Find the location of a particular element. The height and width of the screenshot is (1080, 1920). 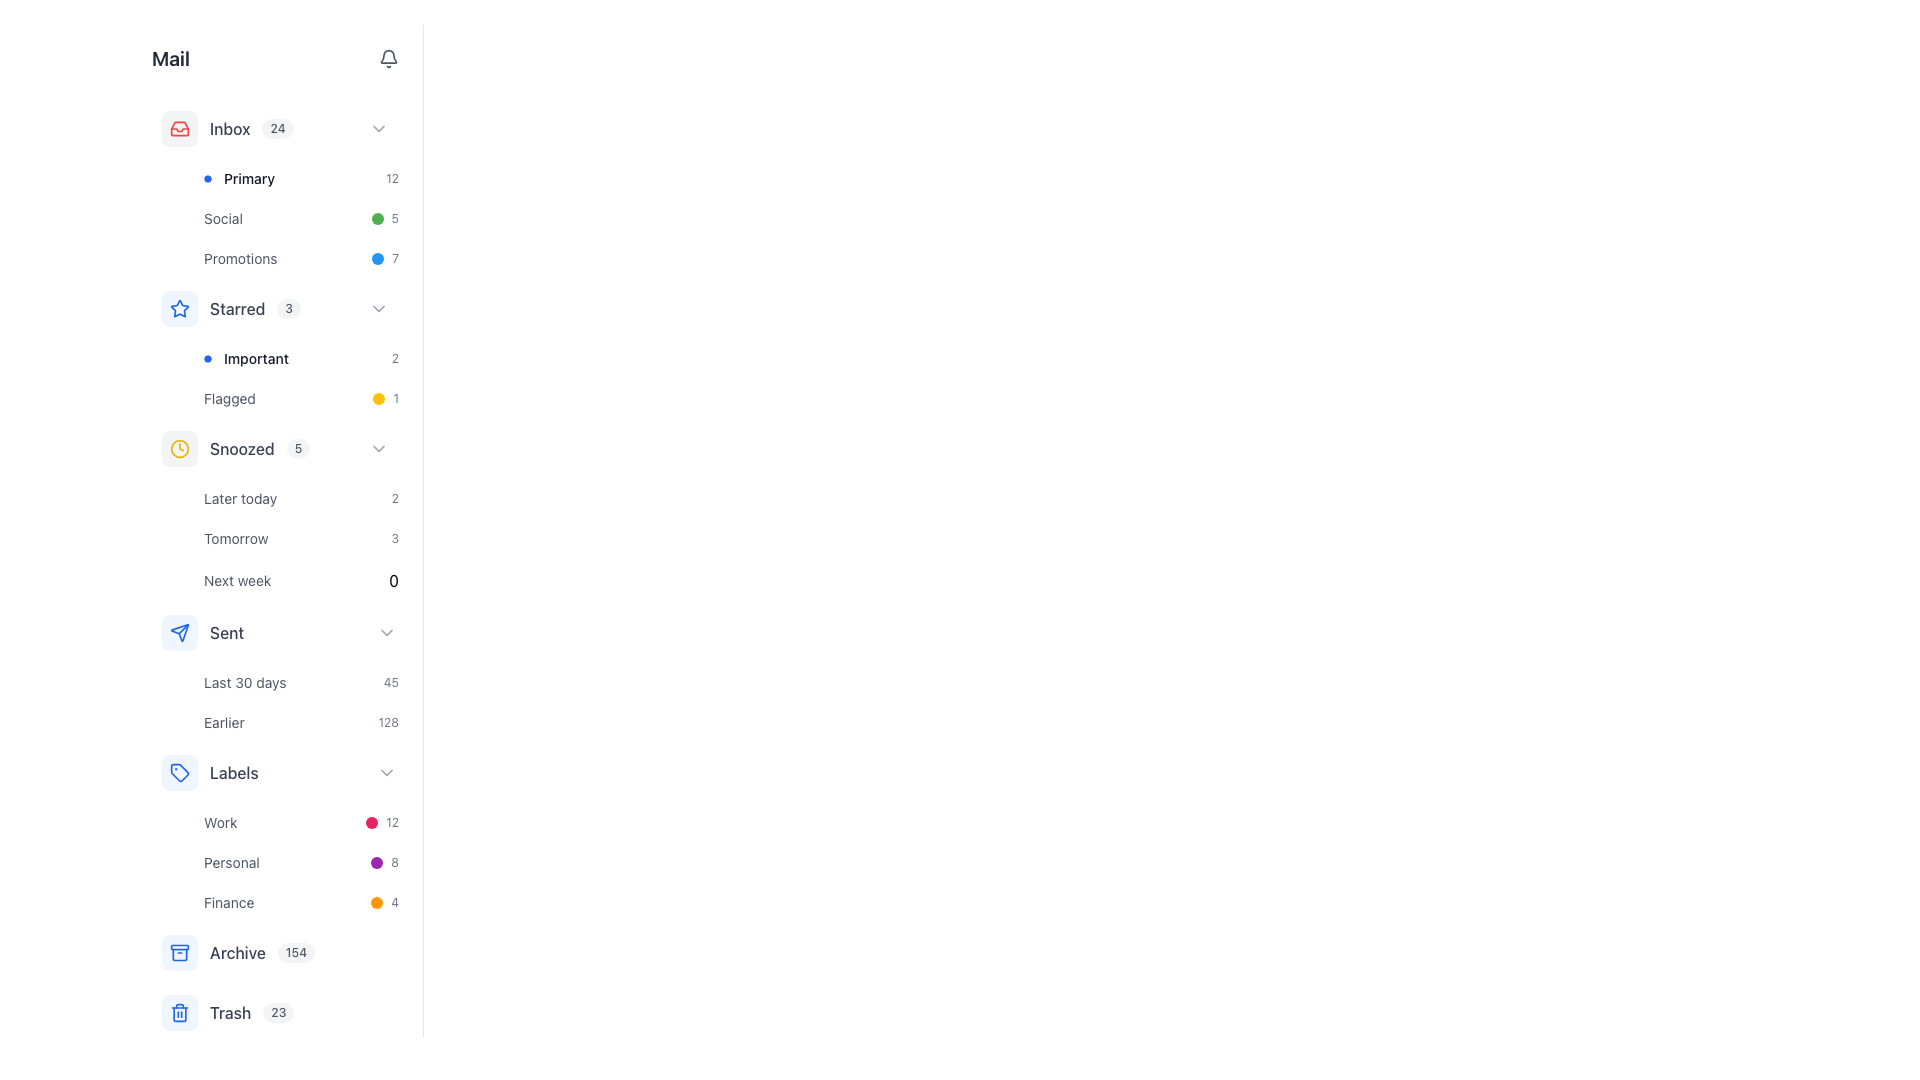

the text label displaying the number '8' is located at coordinates (395, 862).